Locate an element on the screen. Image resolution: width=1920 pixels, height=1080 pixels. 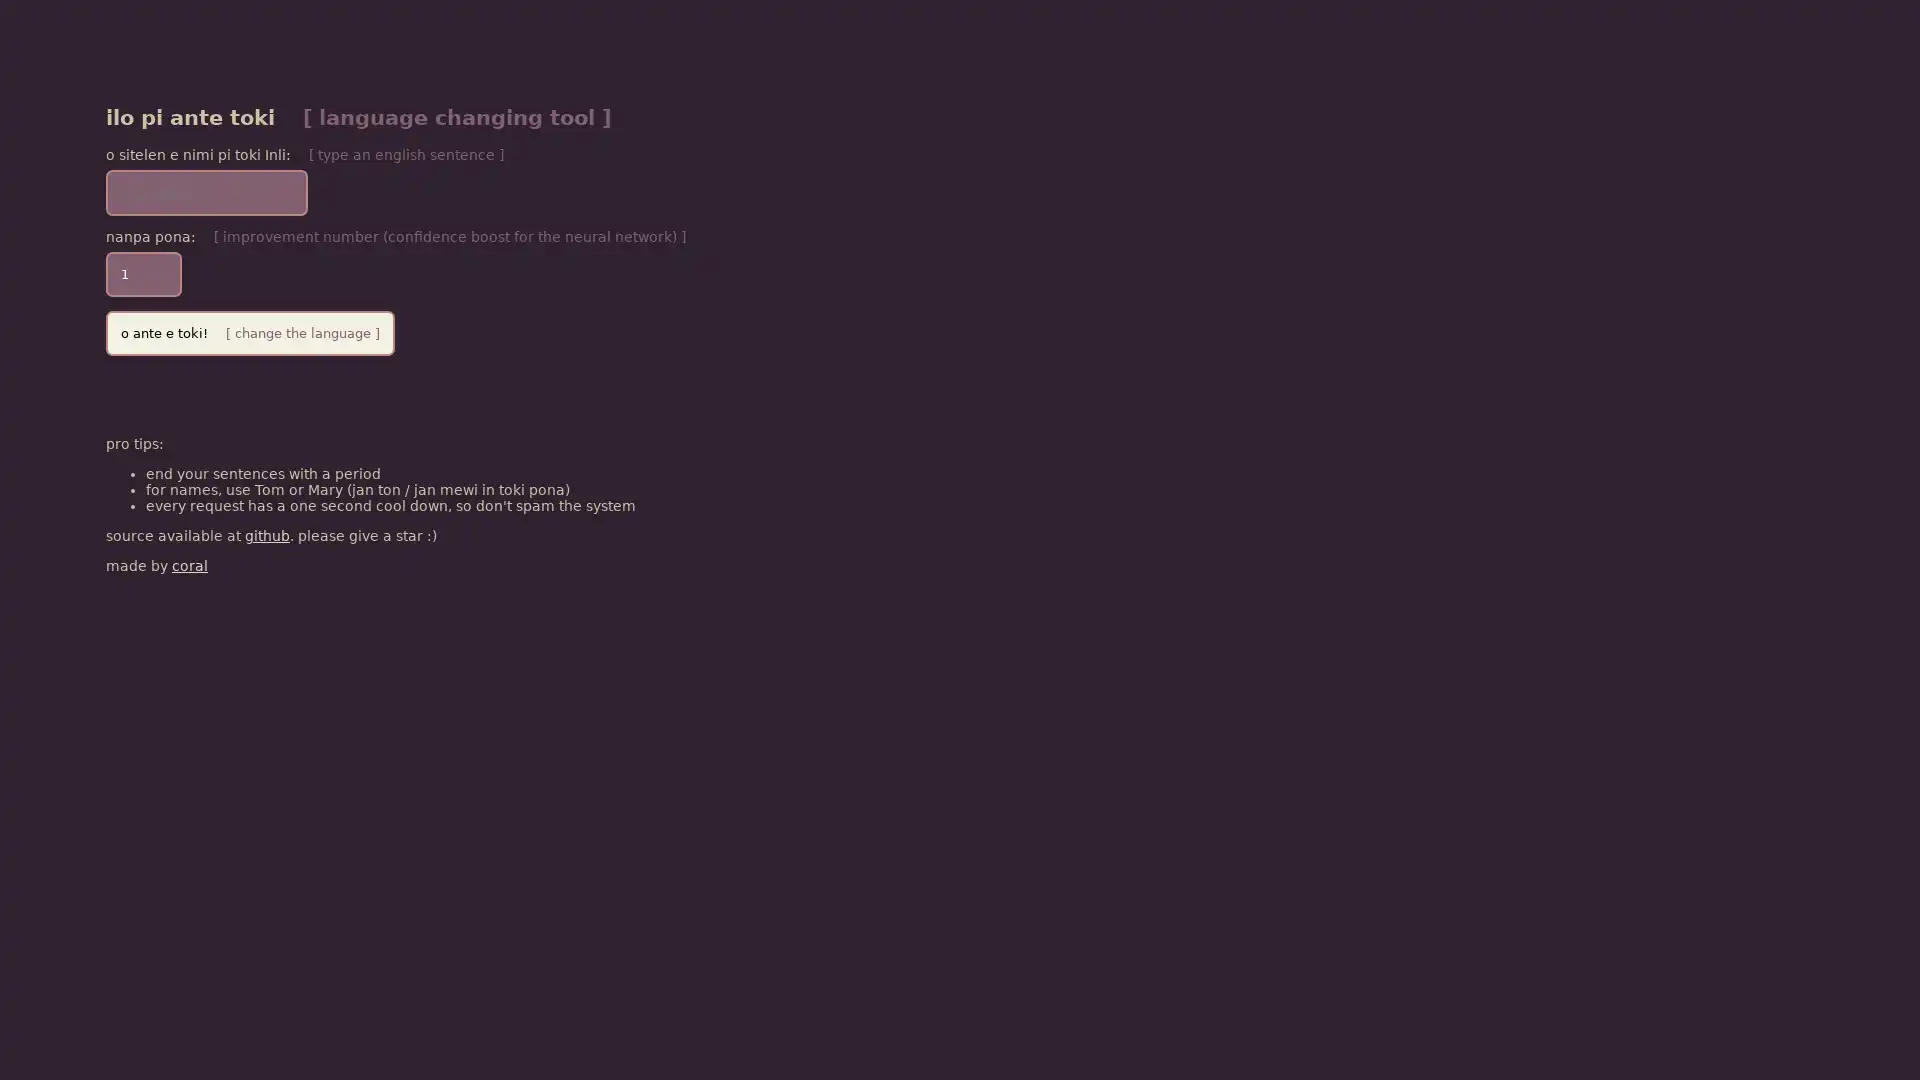
o ante e toki! [change the language] is located at coordinates (248, 331).